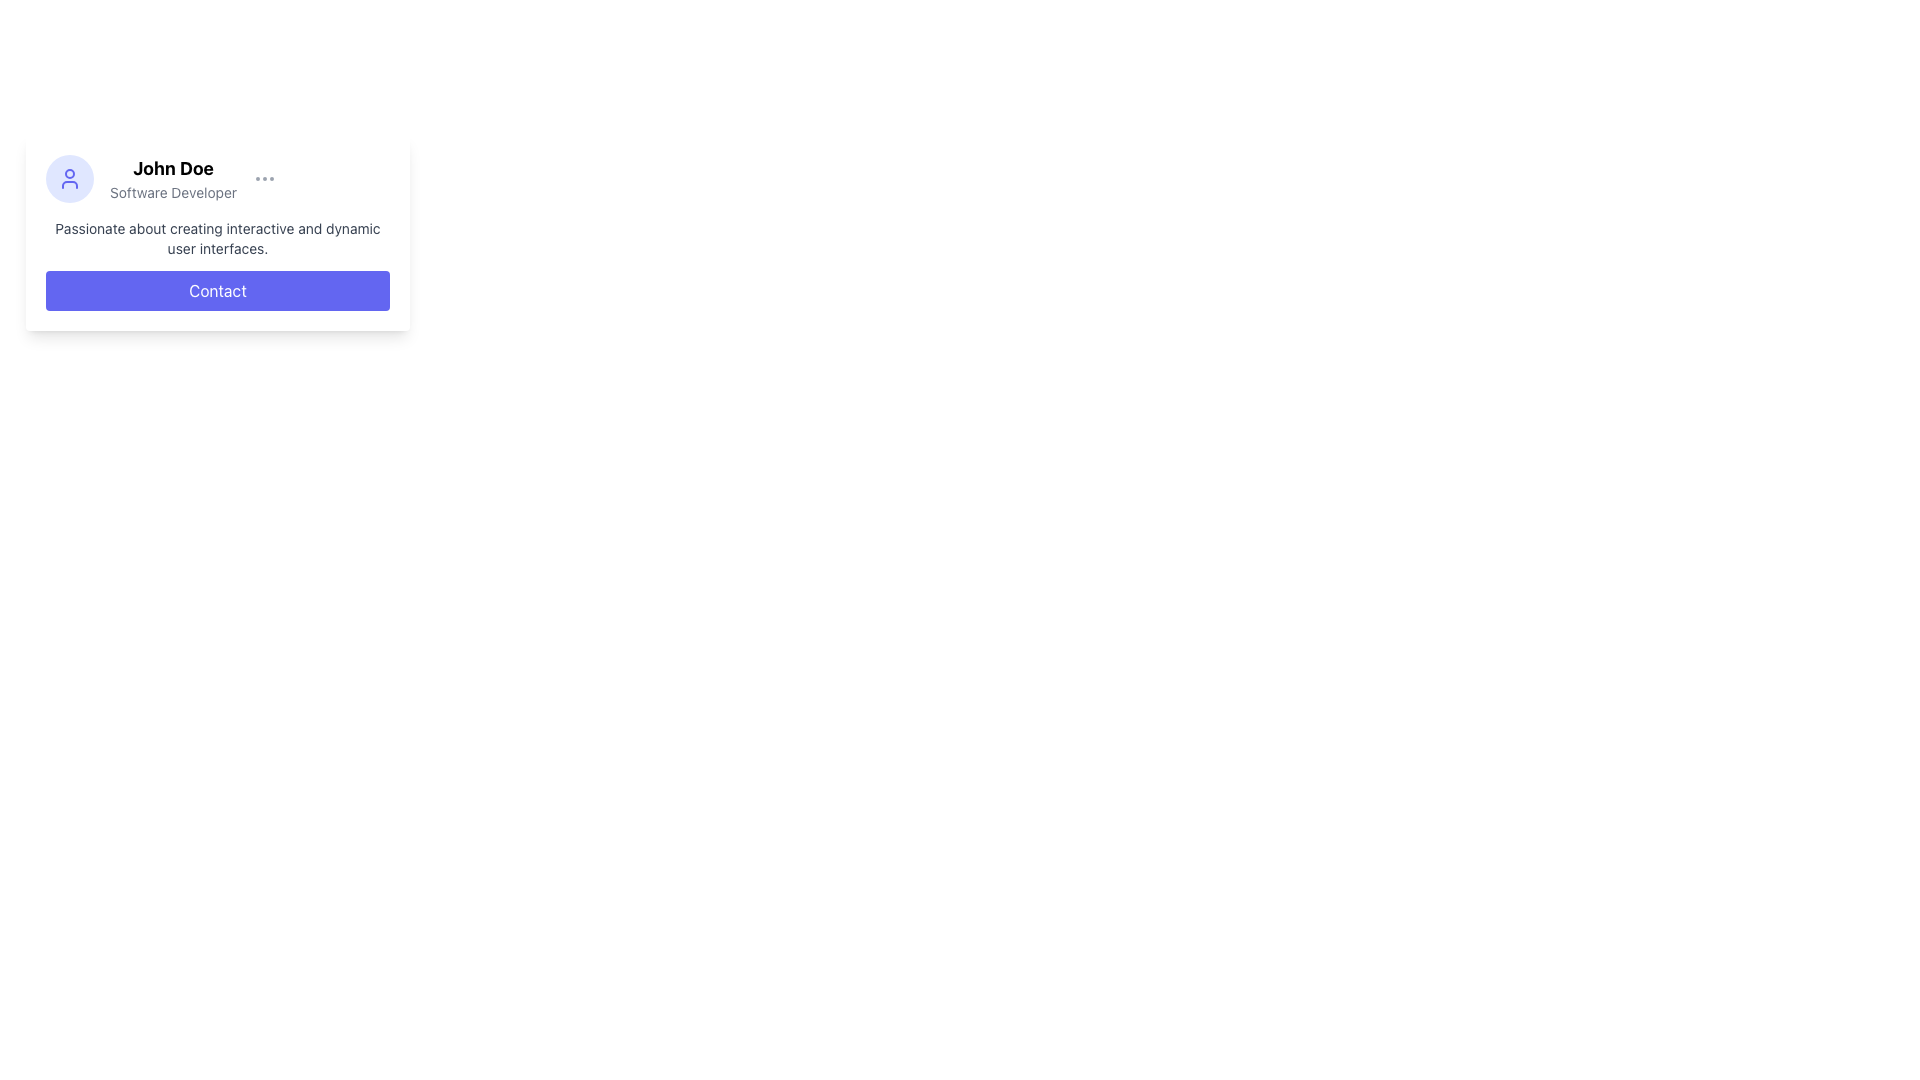 The image size is (1920, 1080). What do you see at coordinates (217, 238) in the screenshot?
I see `descriptive text content located in the central section of the profile card, positioned below the user's name and job title, and above the blue 'Contact' button` at bounding box center [217, 238].